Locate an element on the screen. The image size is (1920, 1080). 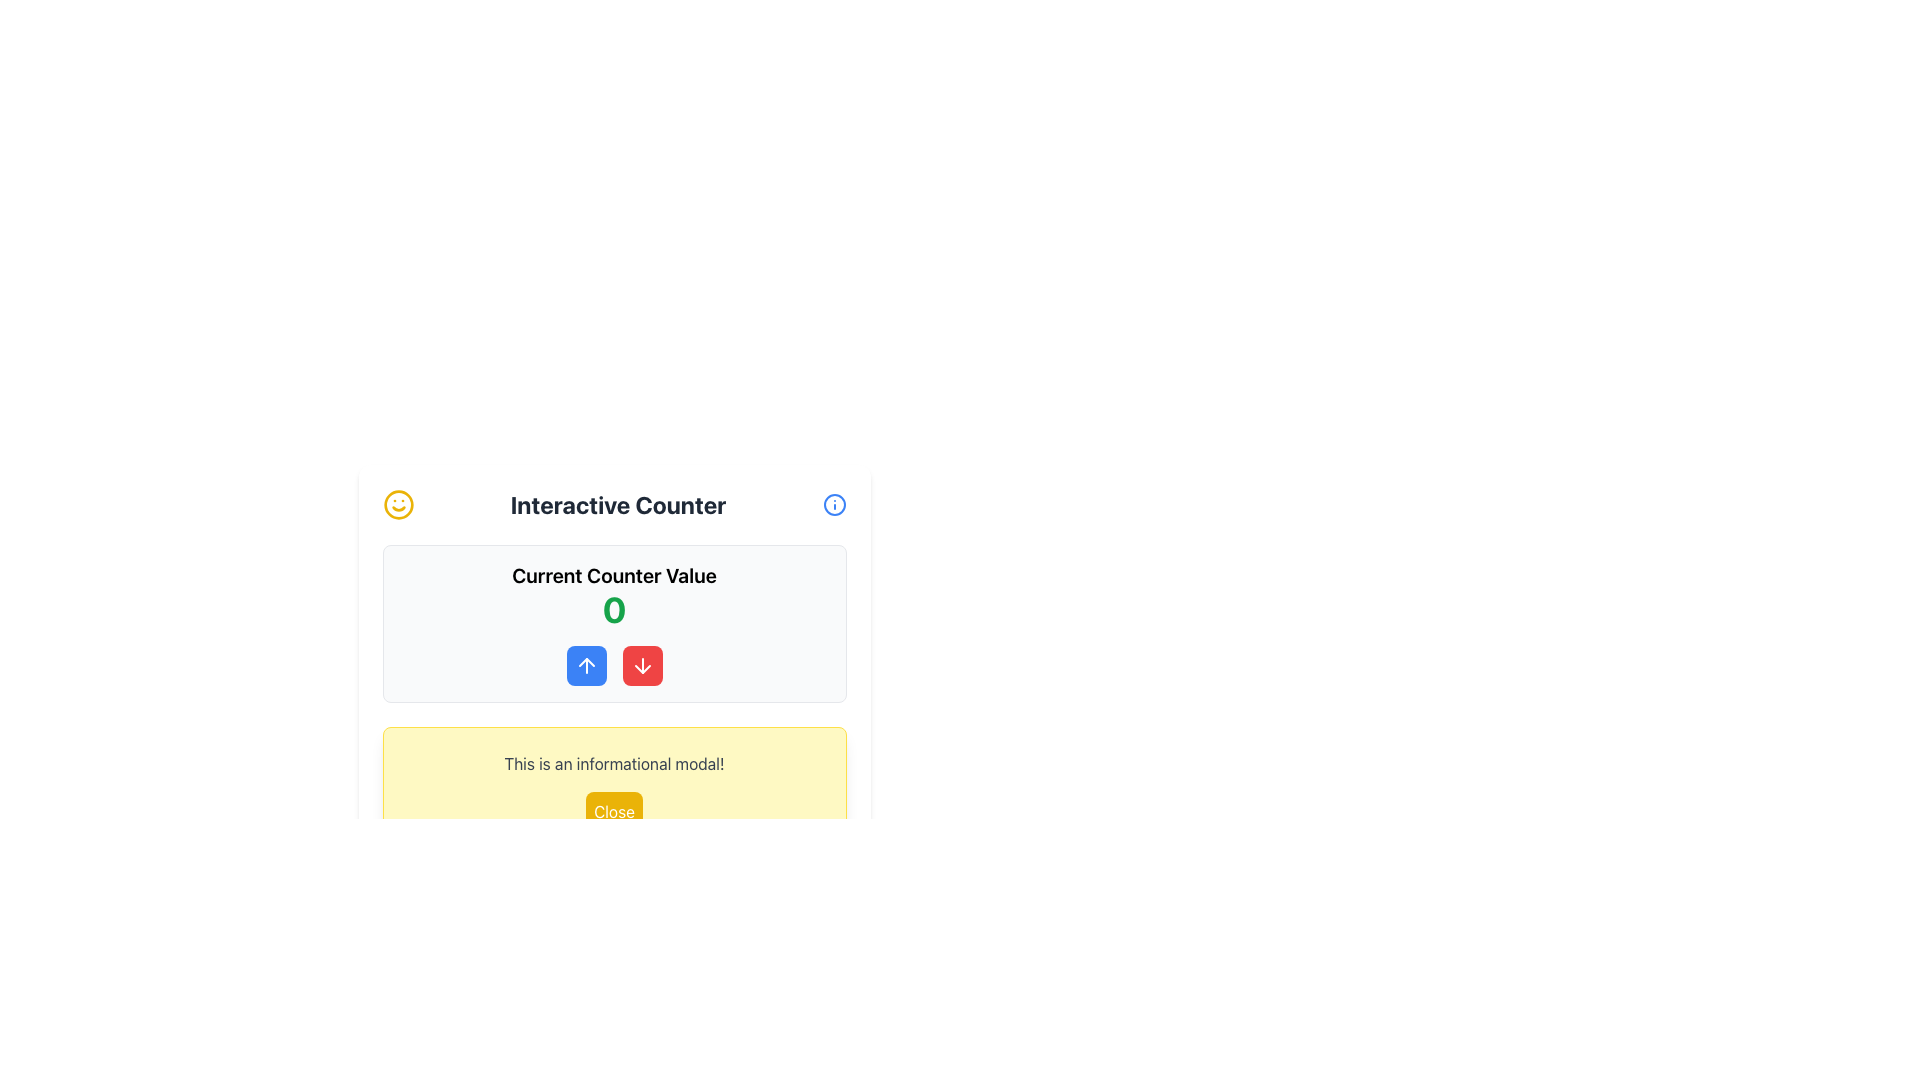
the icon button that symbolizes a decrease in value, which is located centrally within the 'Interactive Counter' interface section, to decrement the counter is located at coordinates (642, 666).